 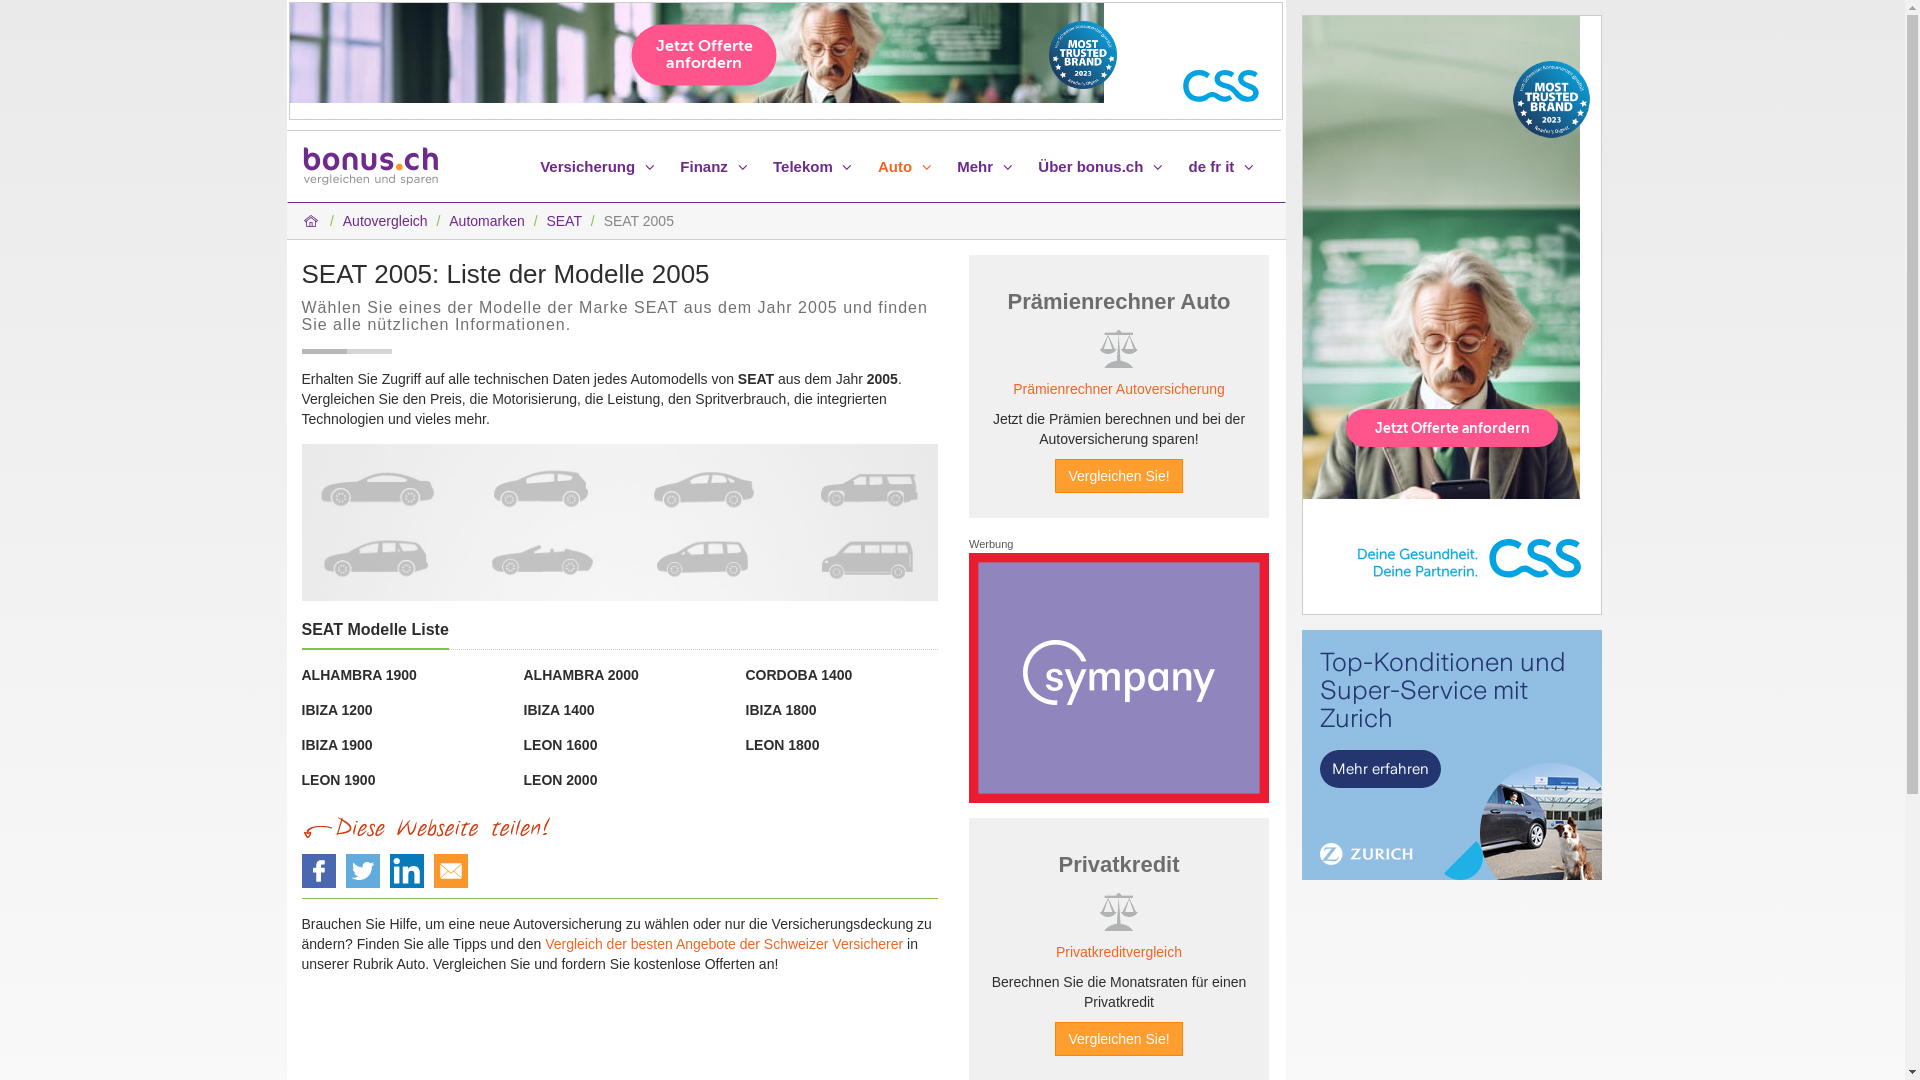 What do you see at coordinates (906, 165) in the screenshot?
I see `'Auto'` at bounding box center [906, 165].